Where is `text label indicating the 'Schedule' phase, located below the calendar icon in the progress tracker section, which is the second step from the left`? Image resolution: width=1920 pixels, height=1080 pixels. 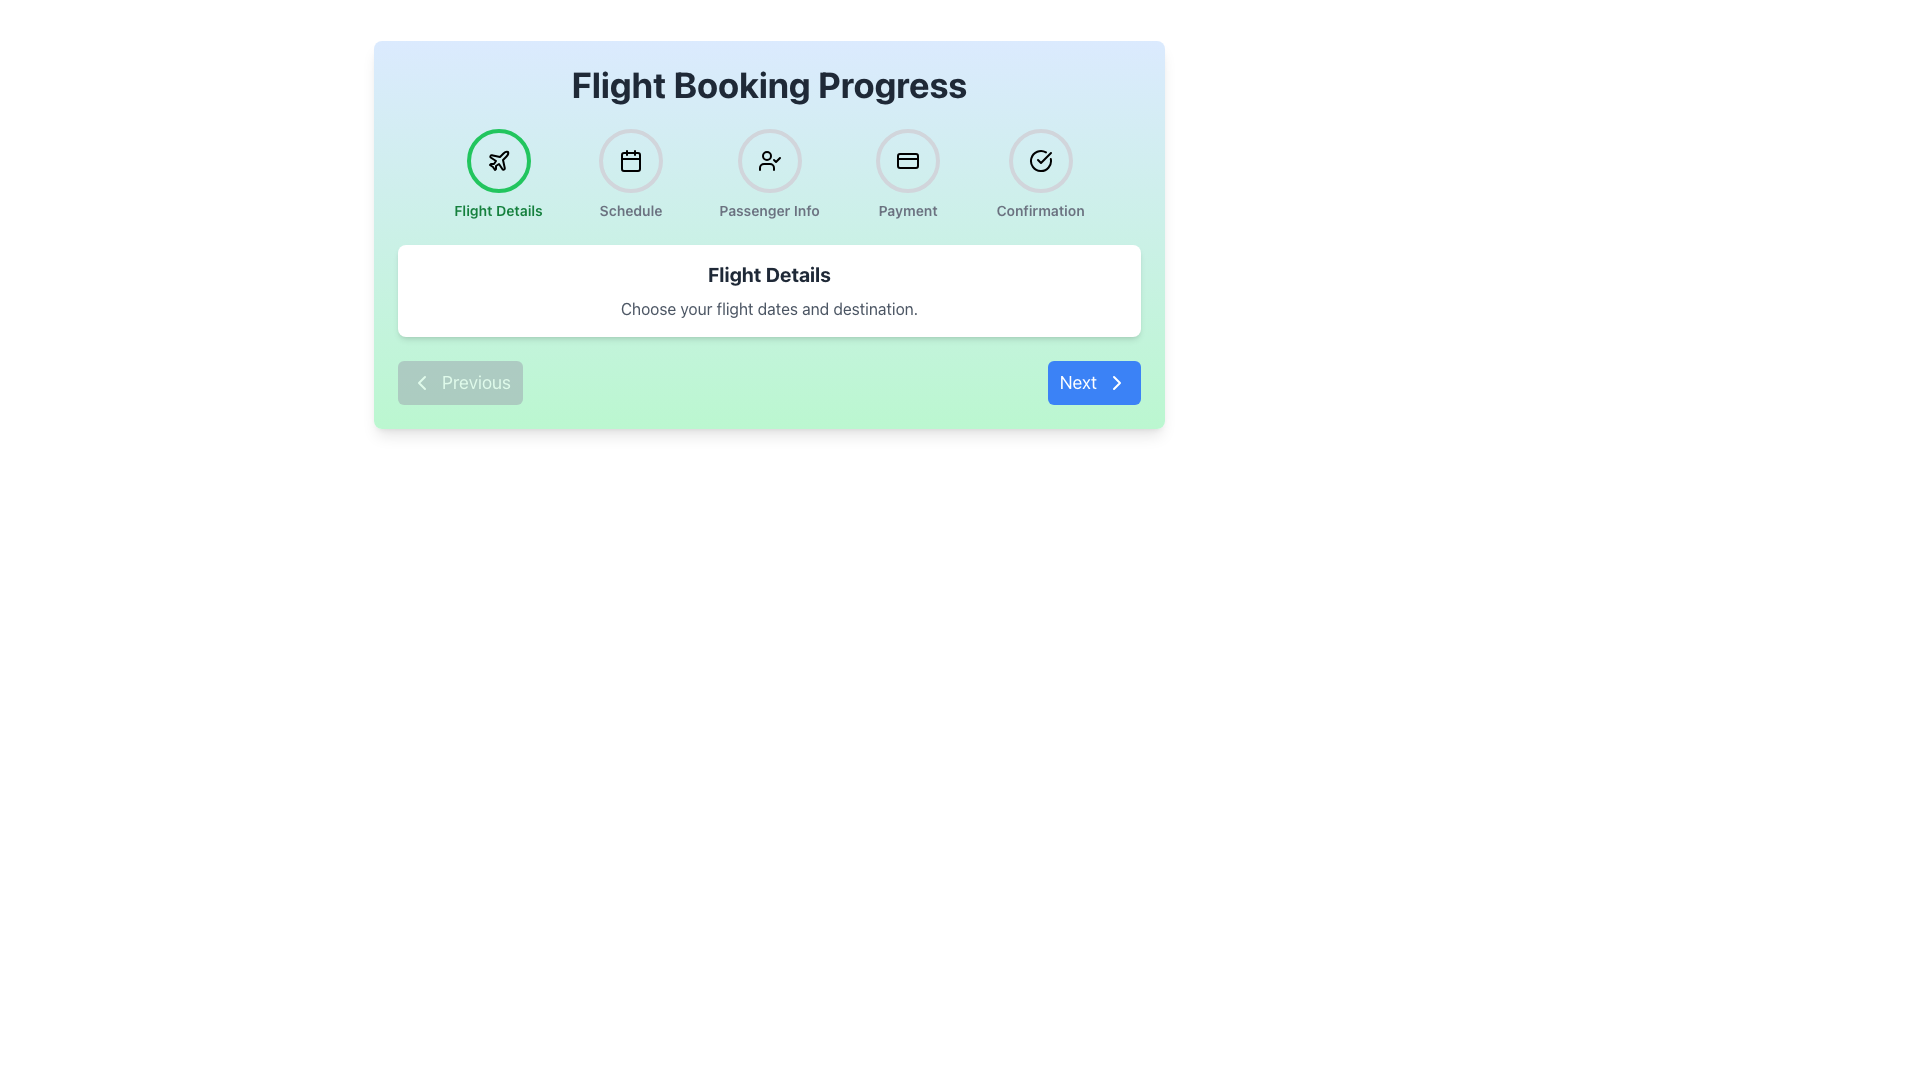
text label indicating the 'Schedule' phase, located below the calendar icon in the progress tracker section, which is the second step from the left is located at coordinates (630, 211).